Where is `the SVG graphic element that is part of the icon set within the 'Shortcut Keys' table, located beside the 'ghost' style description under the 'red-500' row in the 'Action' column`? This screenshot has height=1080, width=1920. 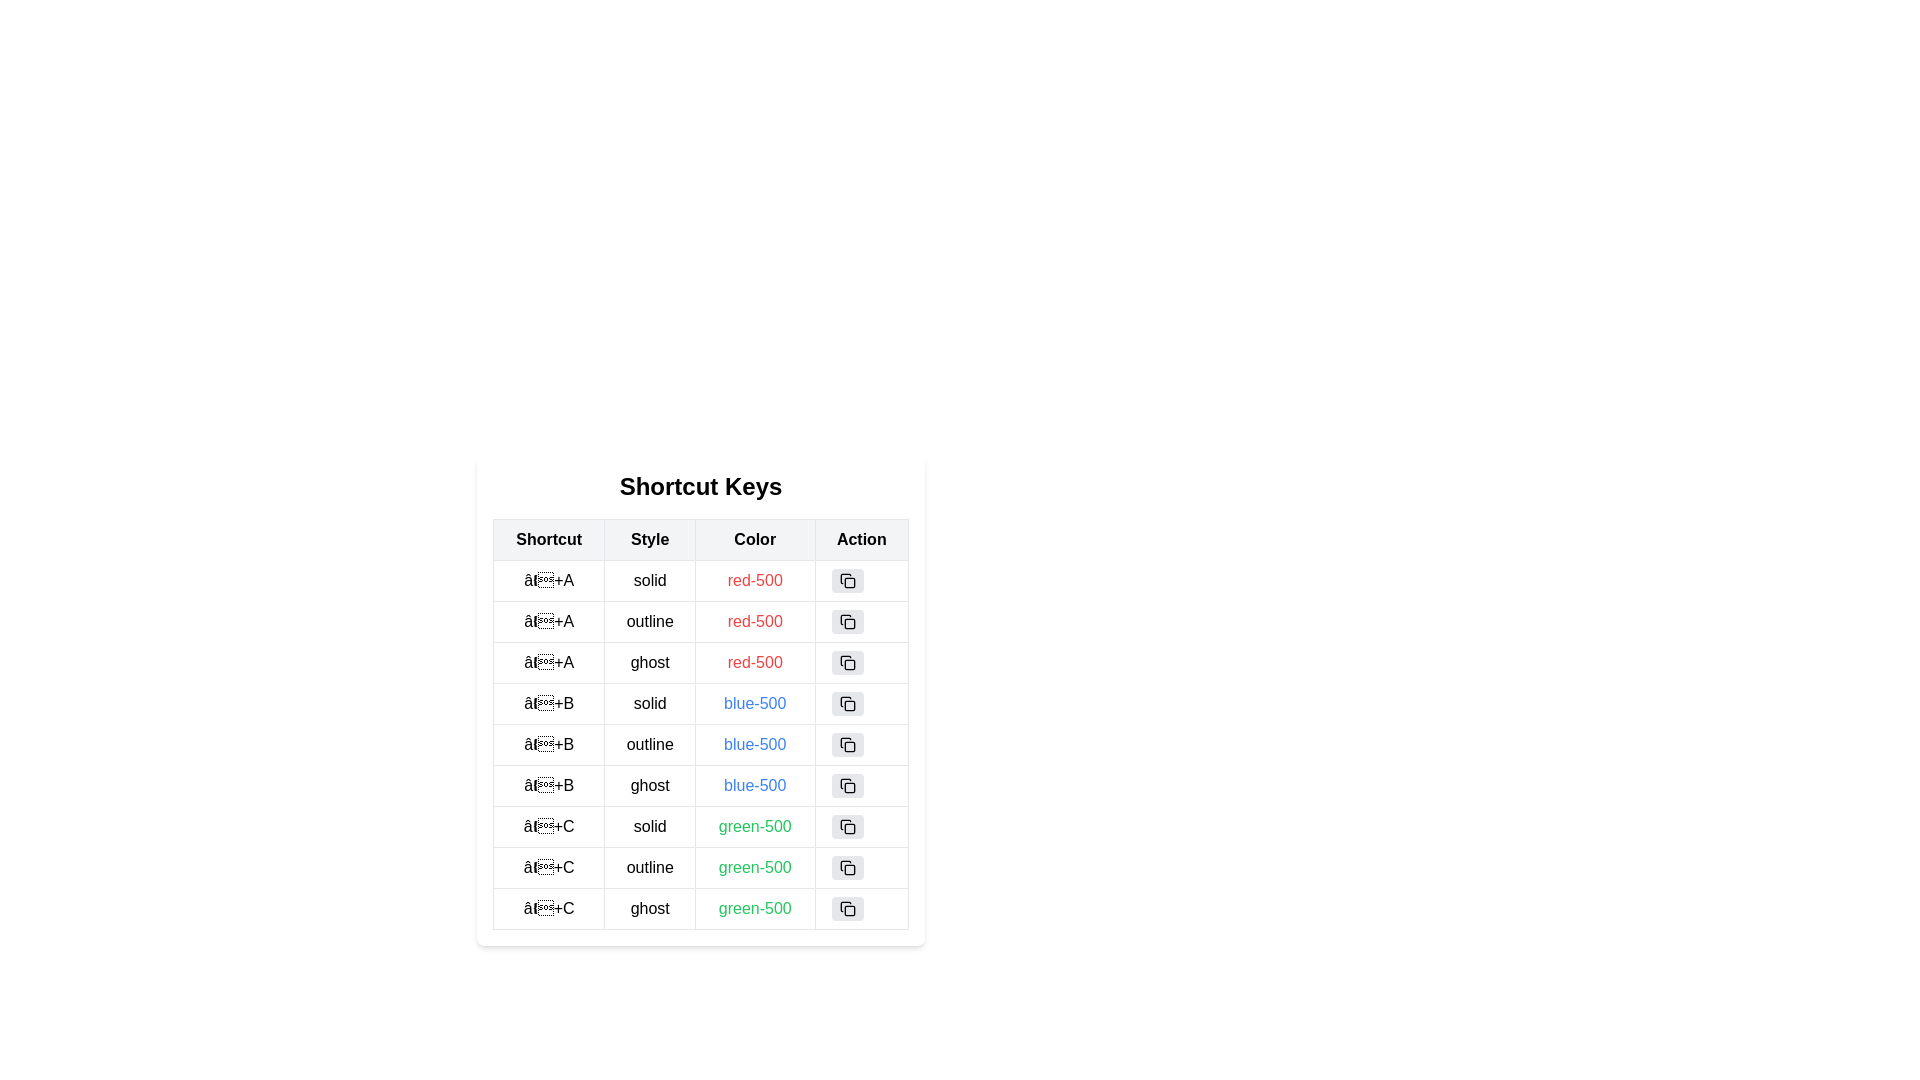 the SVG graphic element that is part of the icon set within the 'Shortcut Keys' table, located beside the 'ghost' style description under the 'red-500' row in the 'Action' column is located at coordinates (849, 664).